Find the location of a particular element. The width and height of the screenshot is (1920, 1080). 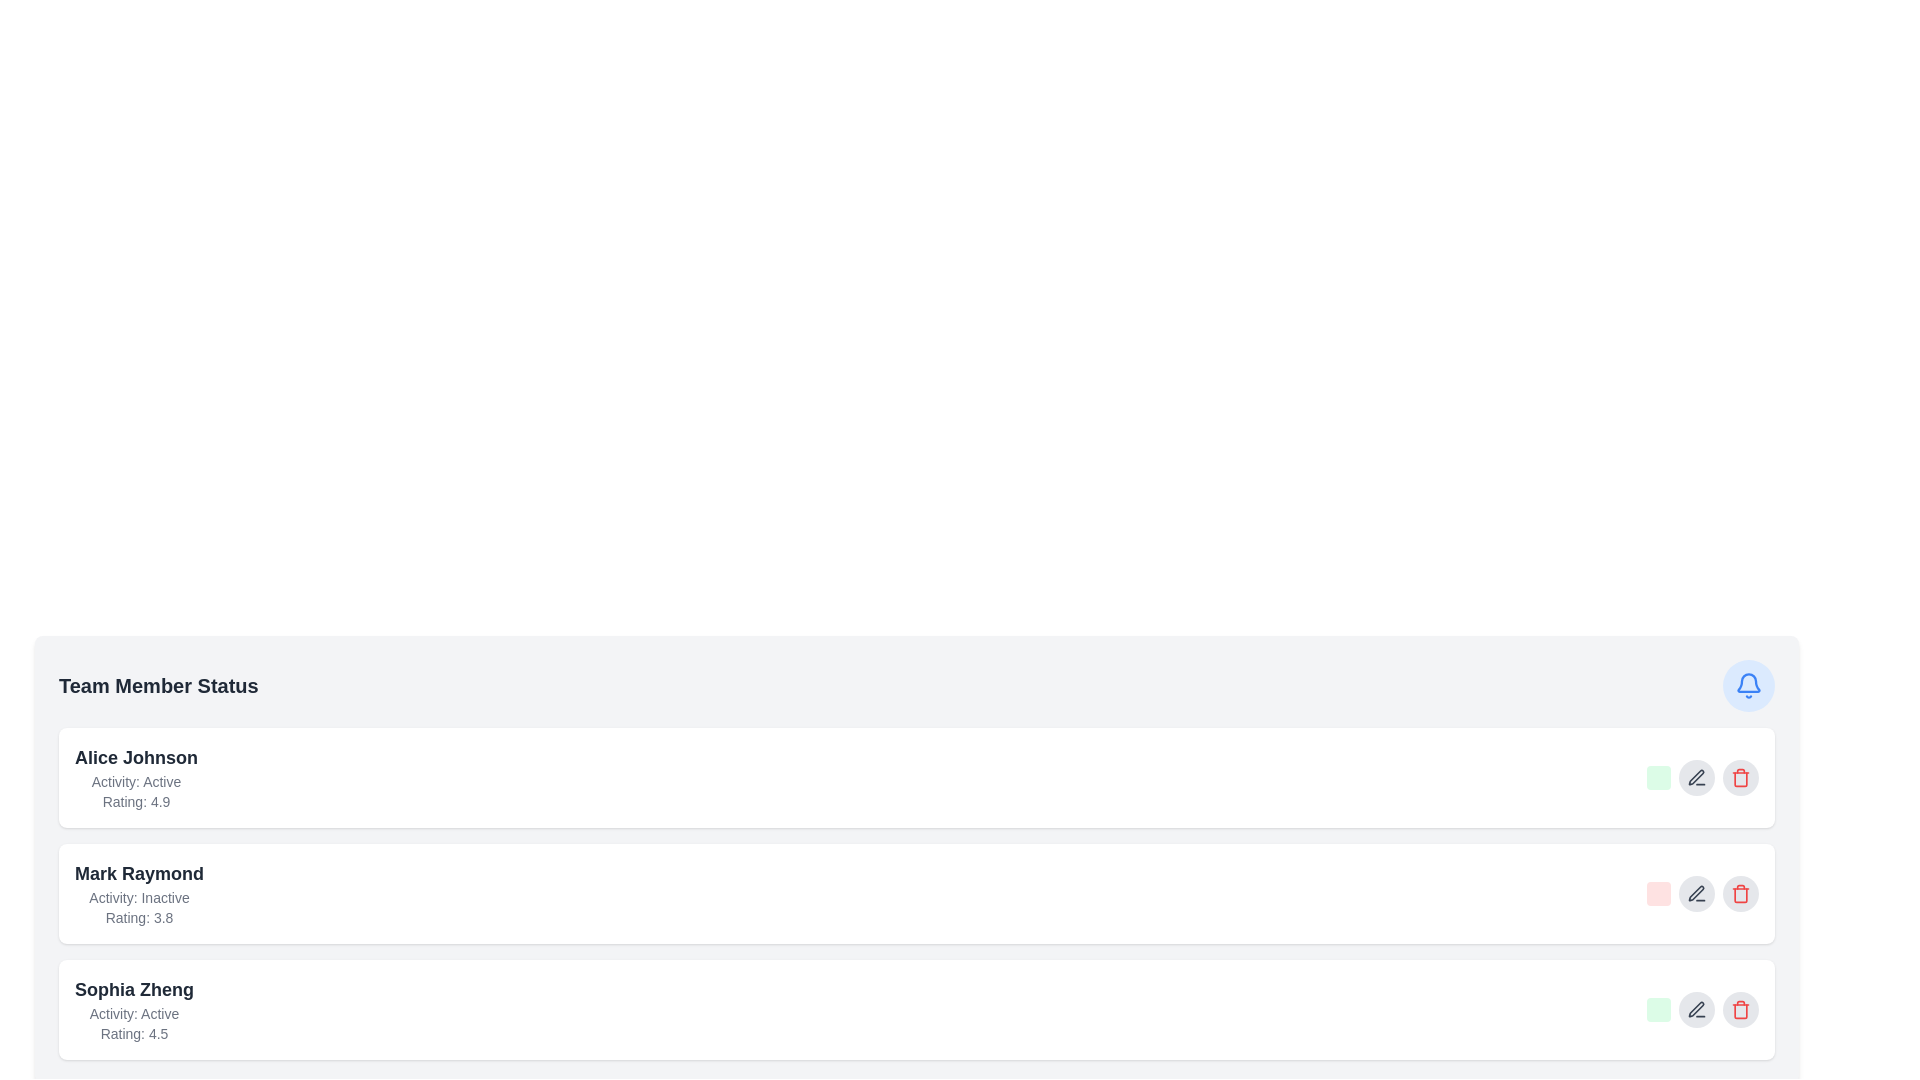

the text block displaying the summary of an individual’s name, activity status, and rating located in the third entry of the team member statuses list is located at coordinates (133, 1010).